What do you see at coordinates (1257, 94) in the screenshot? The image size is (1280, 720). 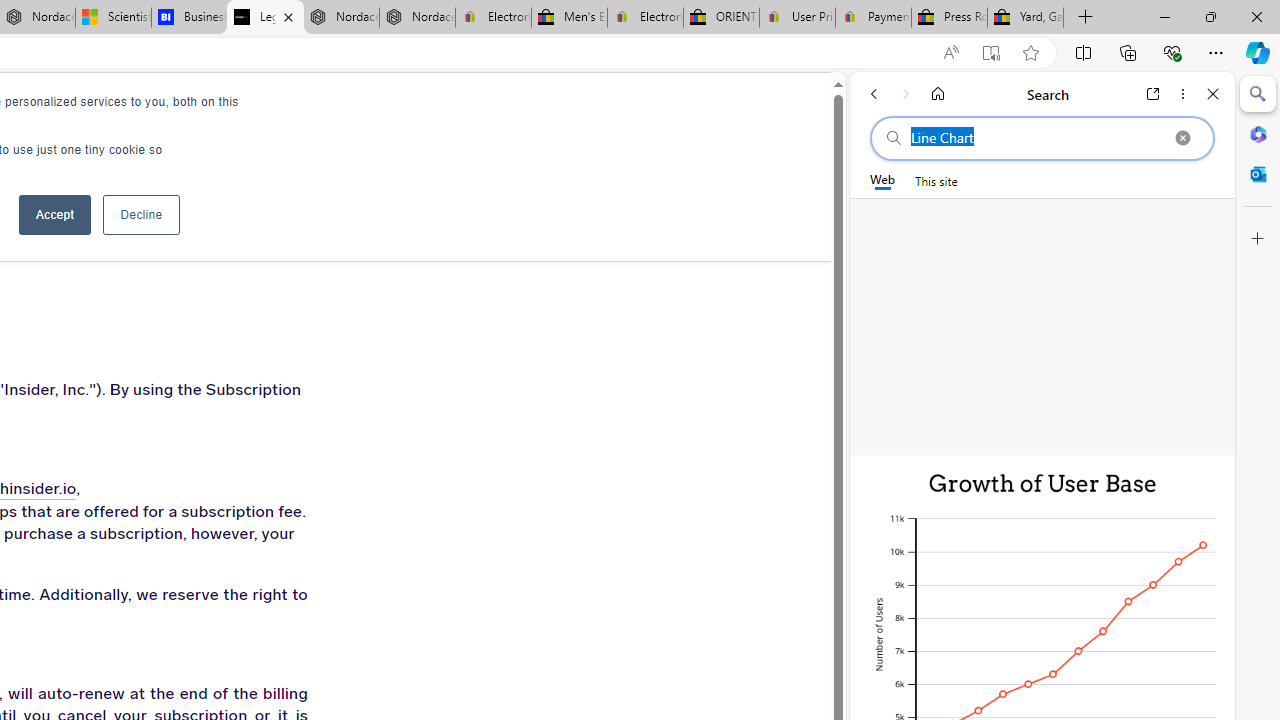 I see `'Minimize Search pane'` at bounding box center [1257, 94].